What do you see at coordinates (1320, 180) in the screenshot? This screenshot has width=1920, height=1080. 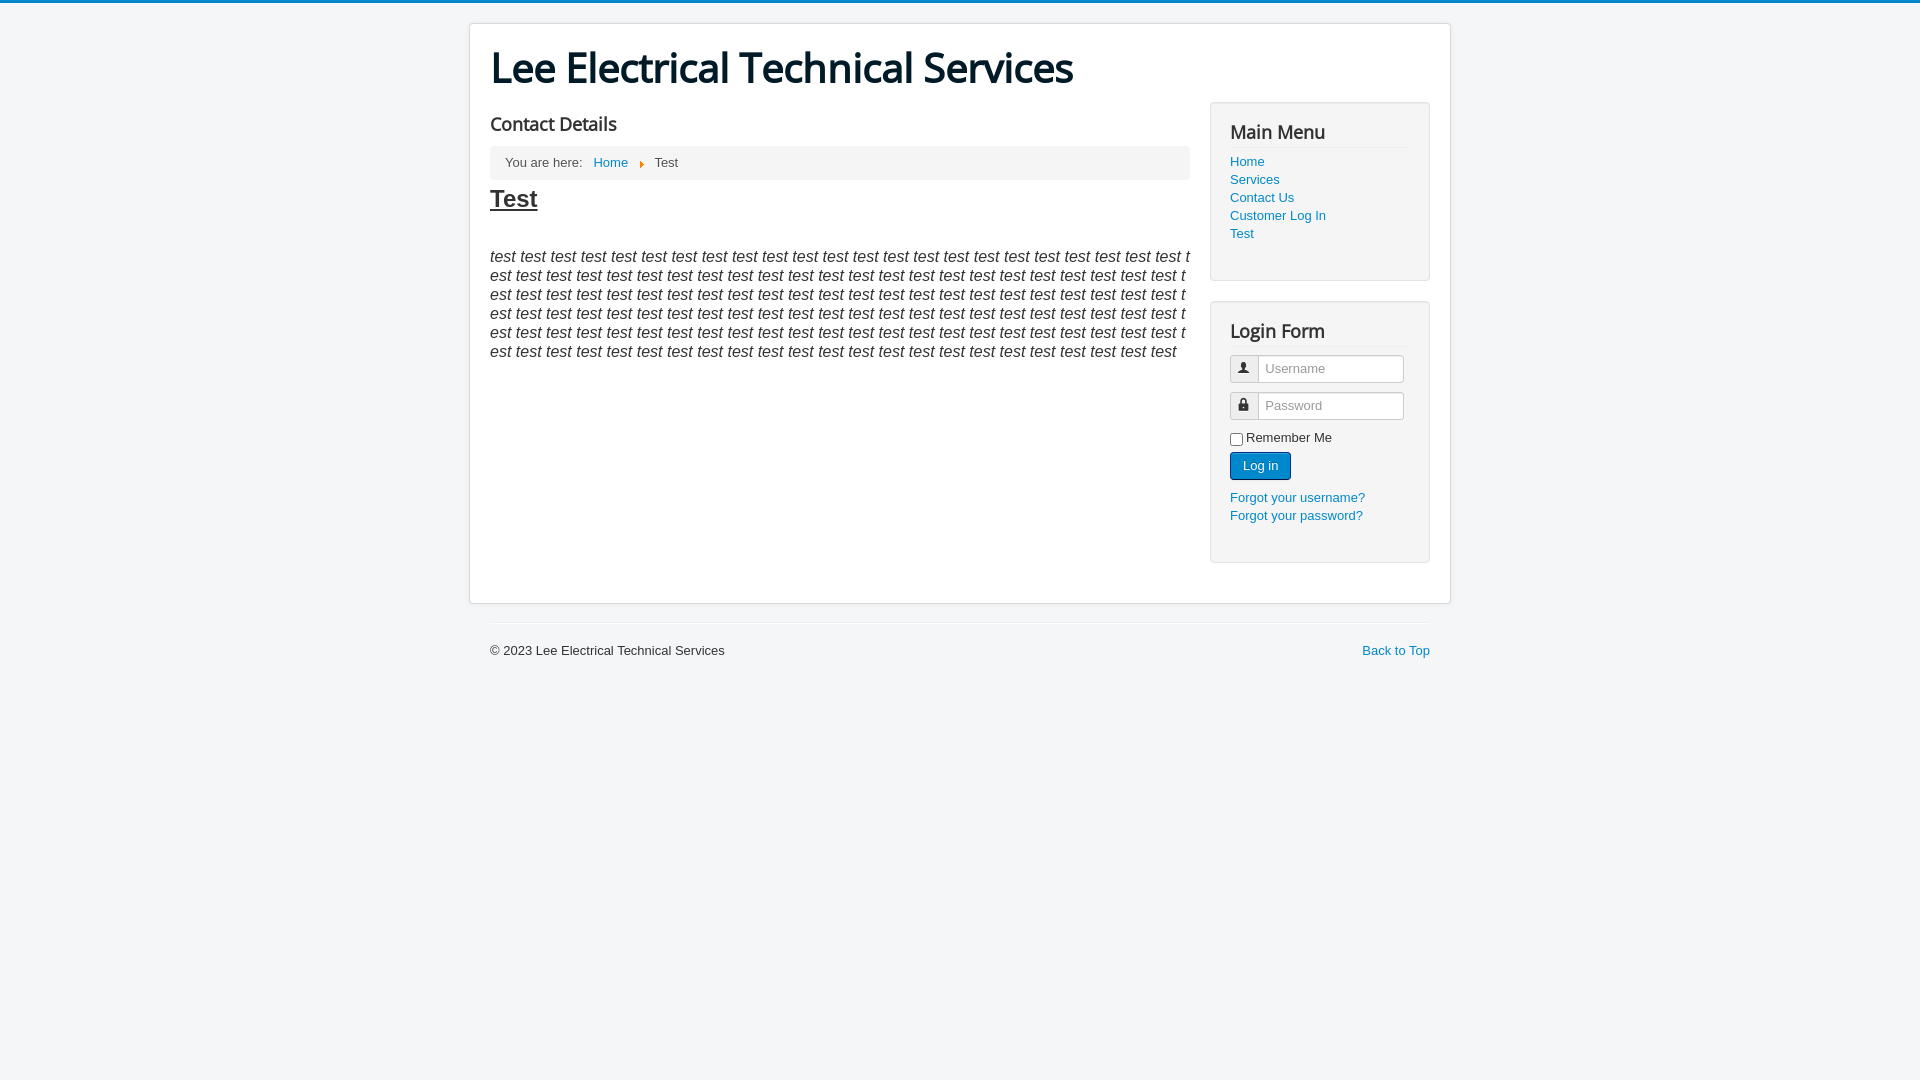 I see `'Services'` at bounding box center [1320, 180].